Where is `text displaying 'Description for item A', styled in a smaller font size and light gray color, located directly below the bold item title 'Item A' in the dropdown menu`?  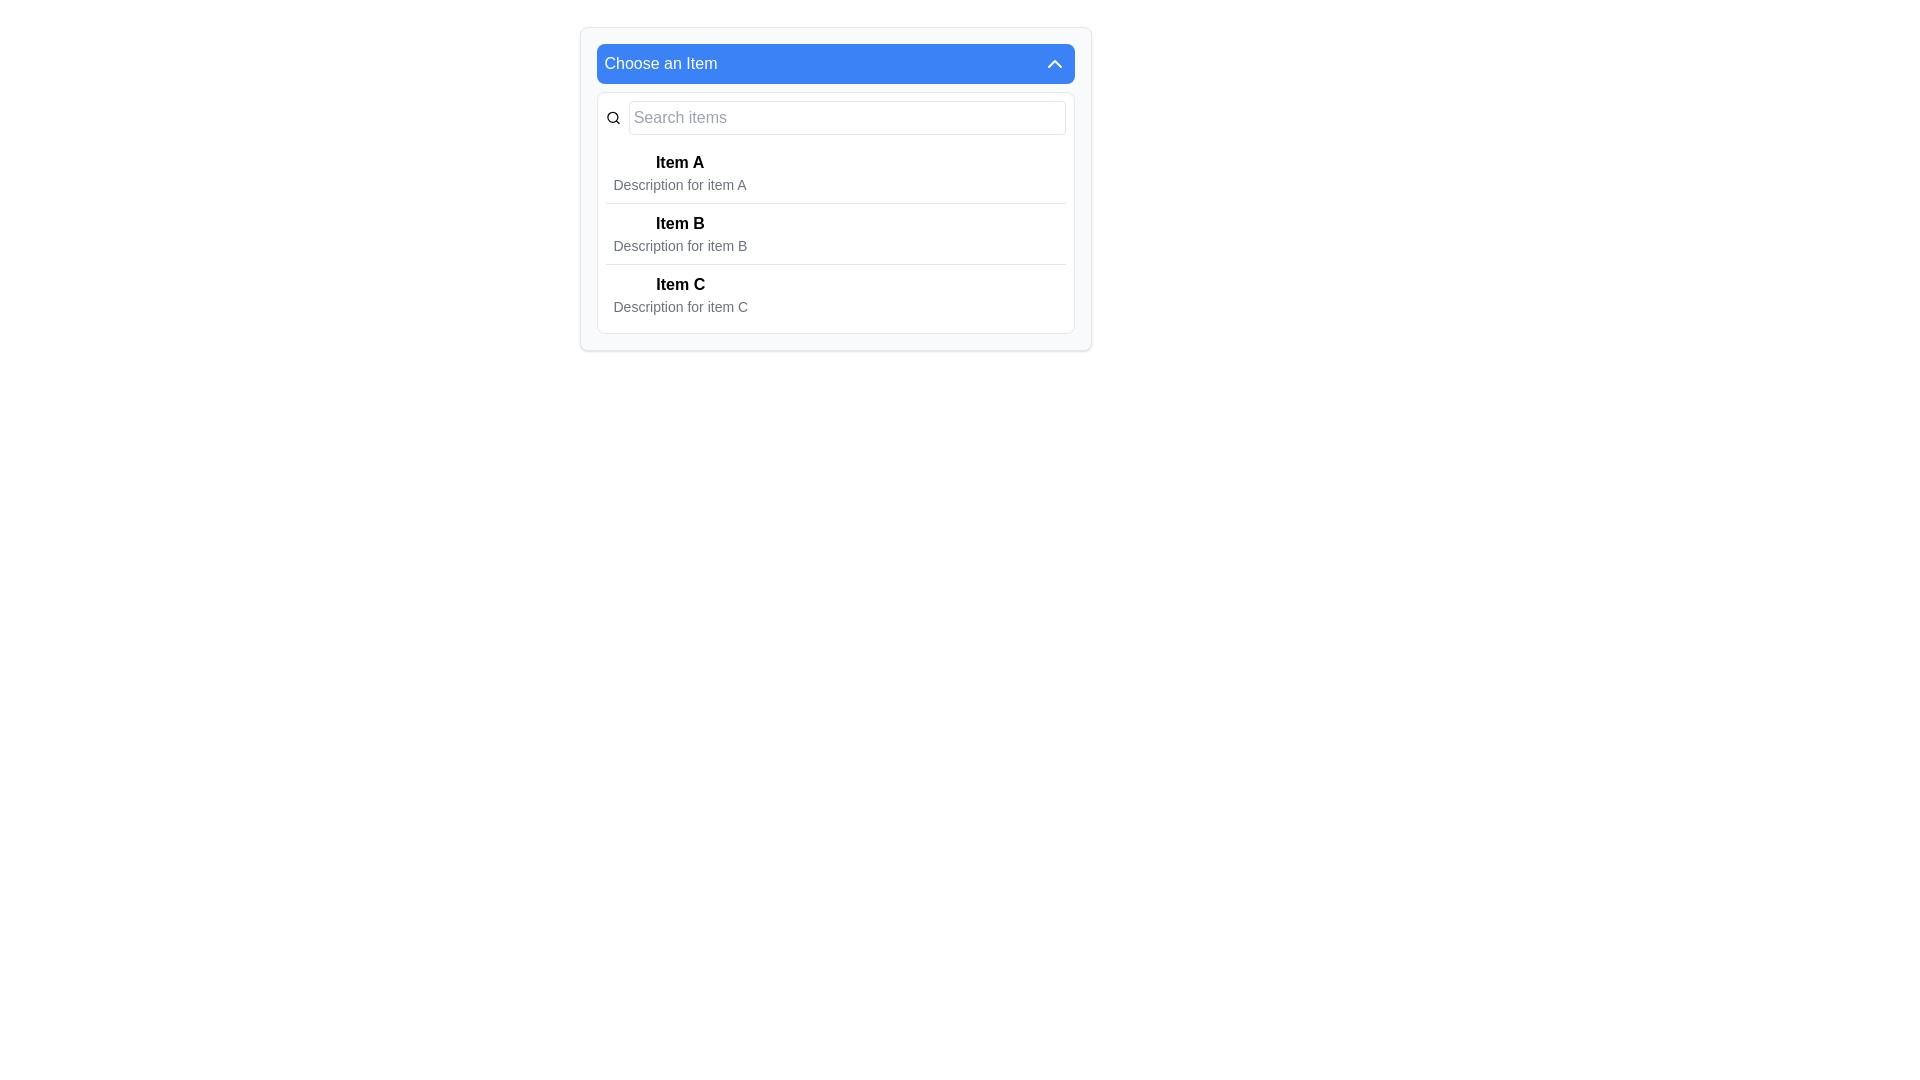 text displaying 'Description for item A', styled in a smaller font size and light gray color, located directly below the bold item title 'Item A' in the dropdown menu is located at coordinates (680, 185).